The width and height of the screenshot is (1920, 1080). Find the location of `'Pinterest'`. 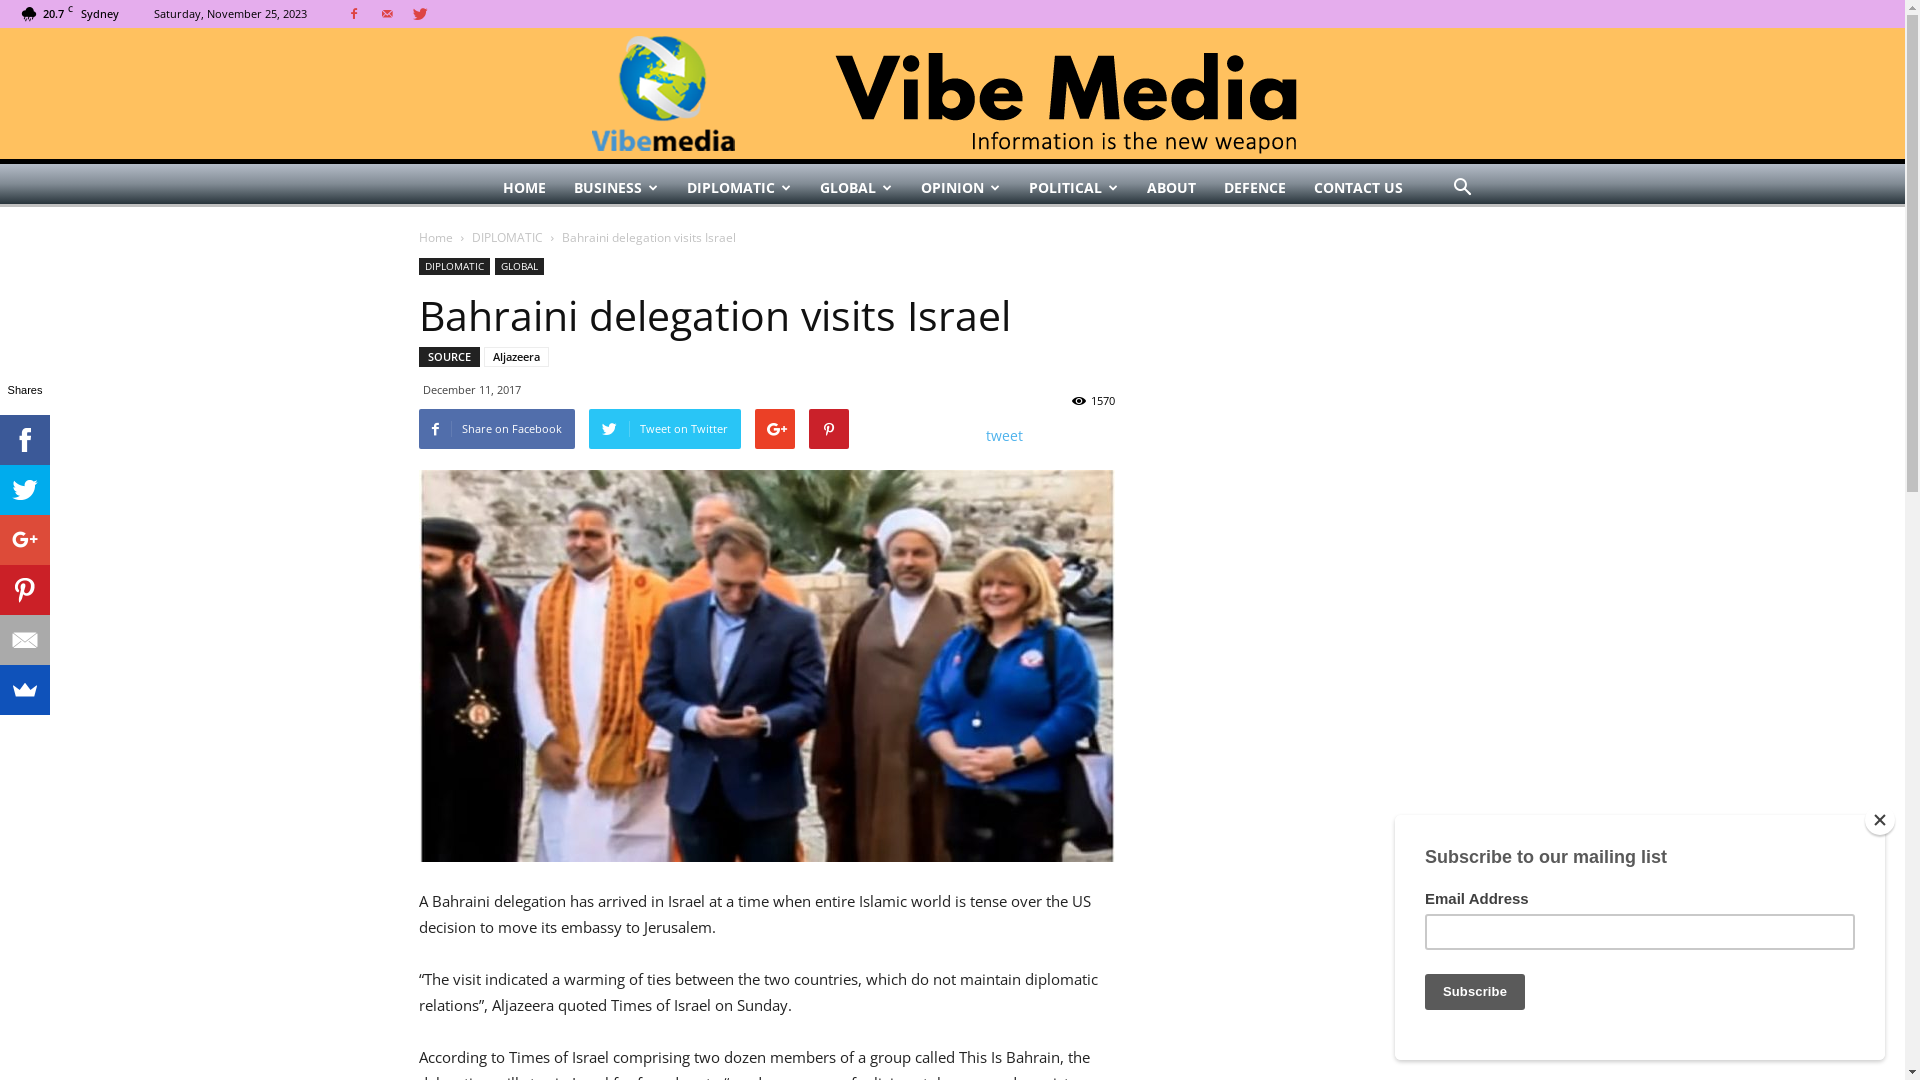

'Pinterest' is located at coordinates (24, 589).